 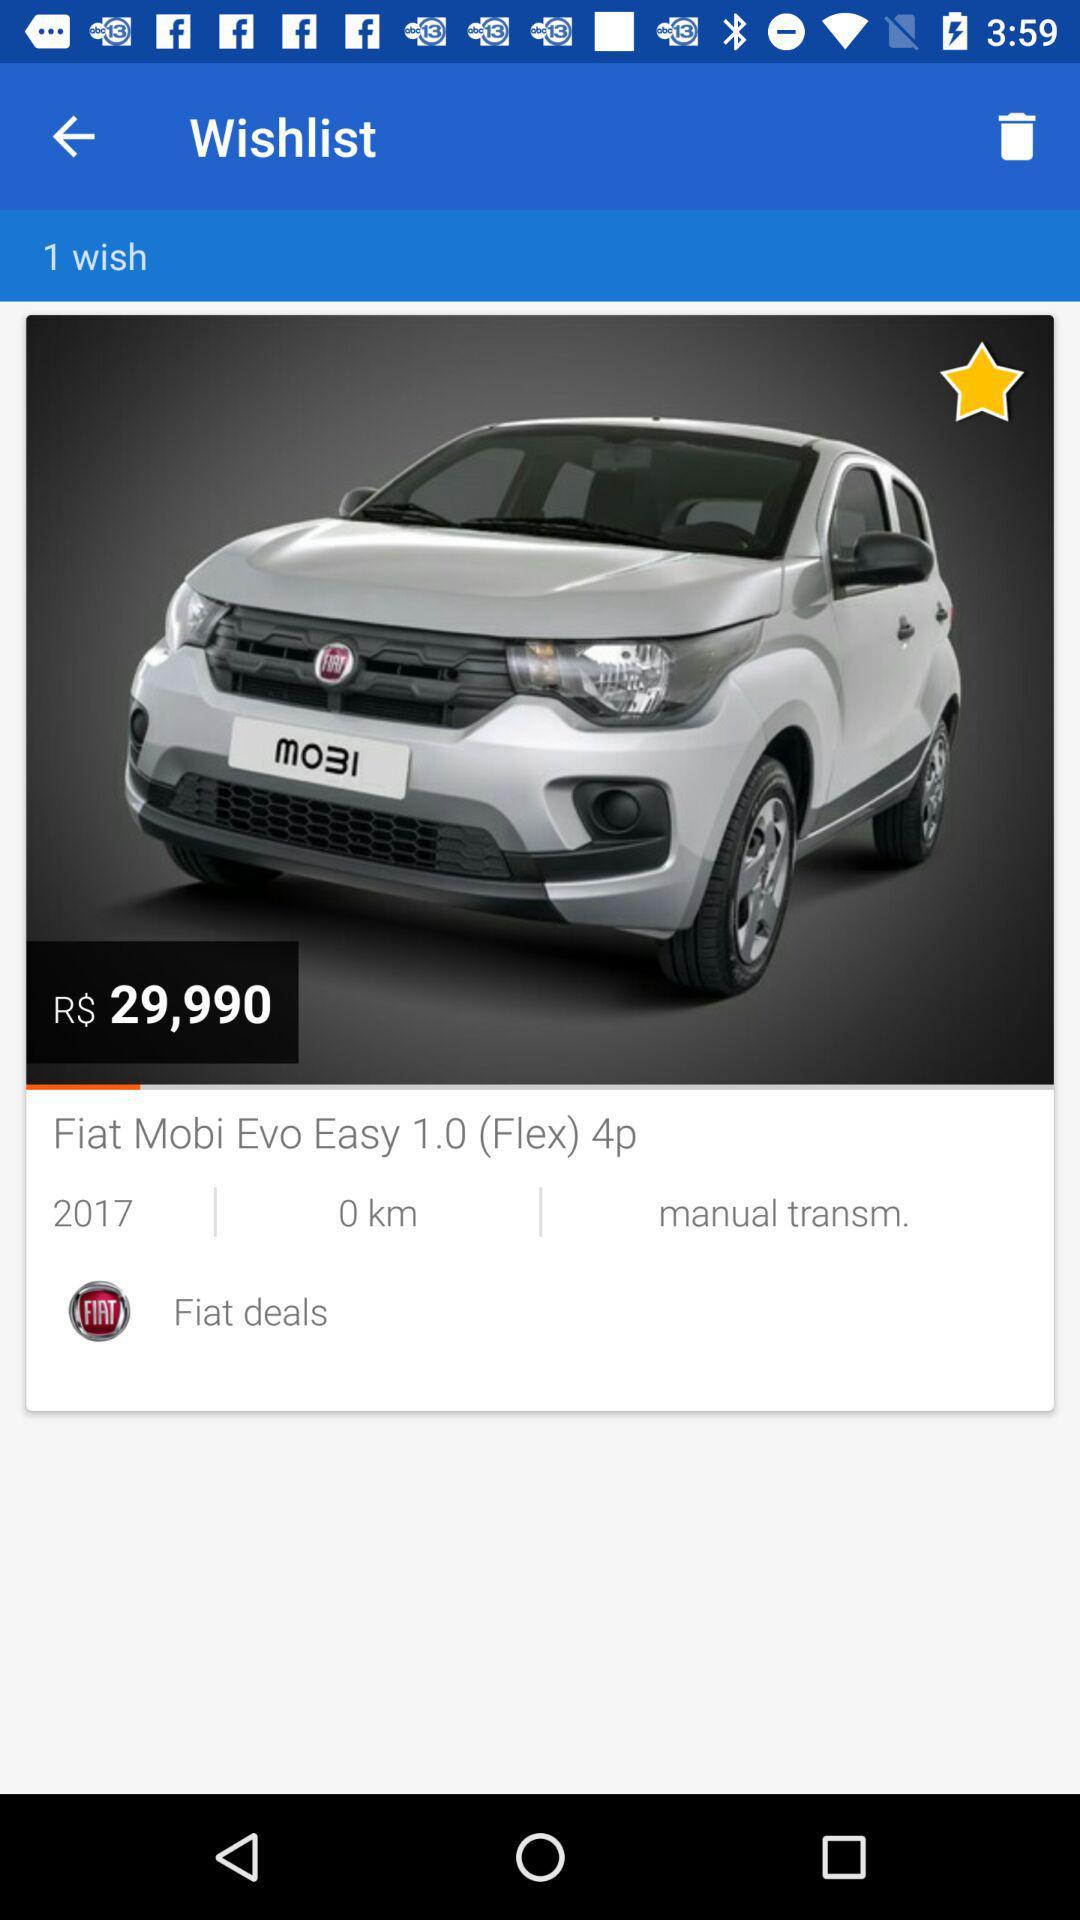 I want to click on item below the 1 wish item, so click(x=540, y=699).